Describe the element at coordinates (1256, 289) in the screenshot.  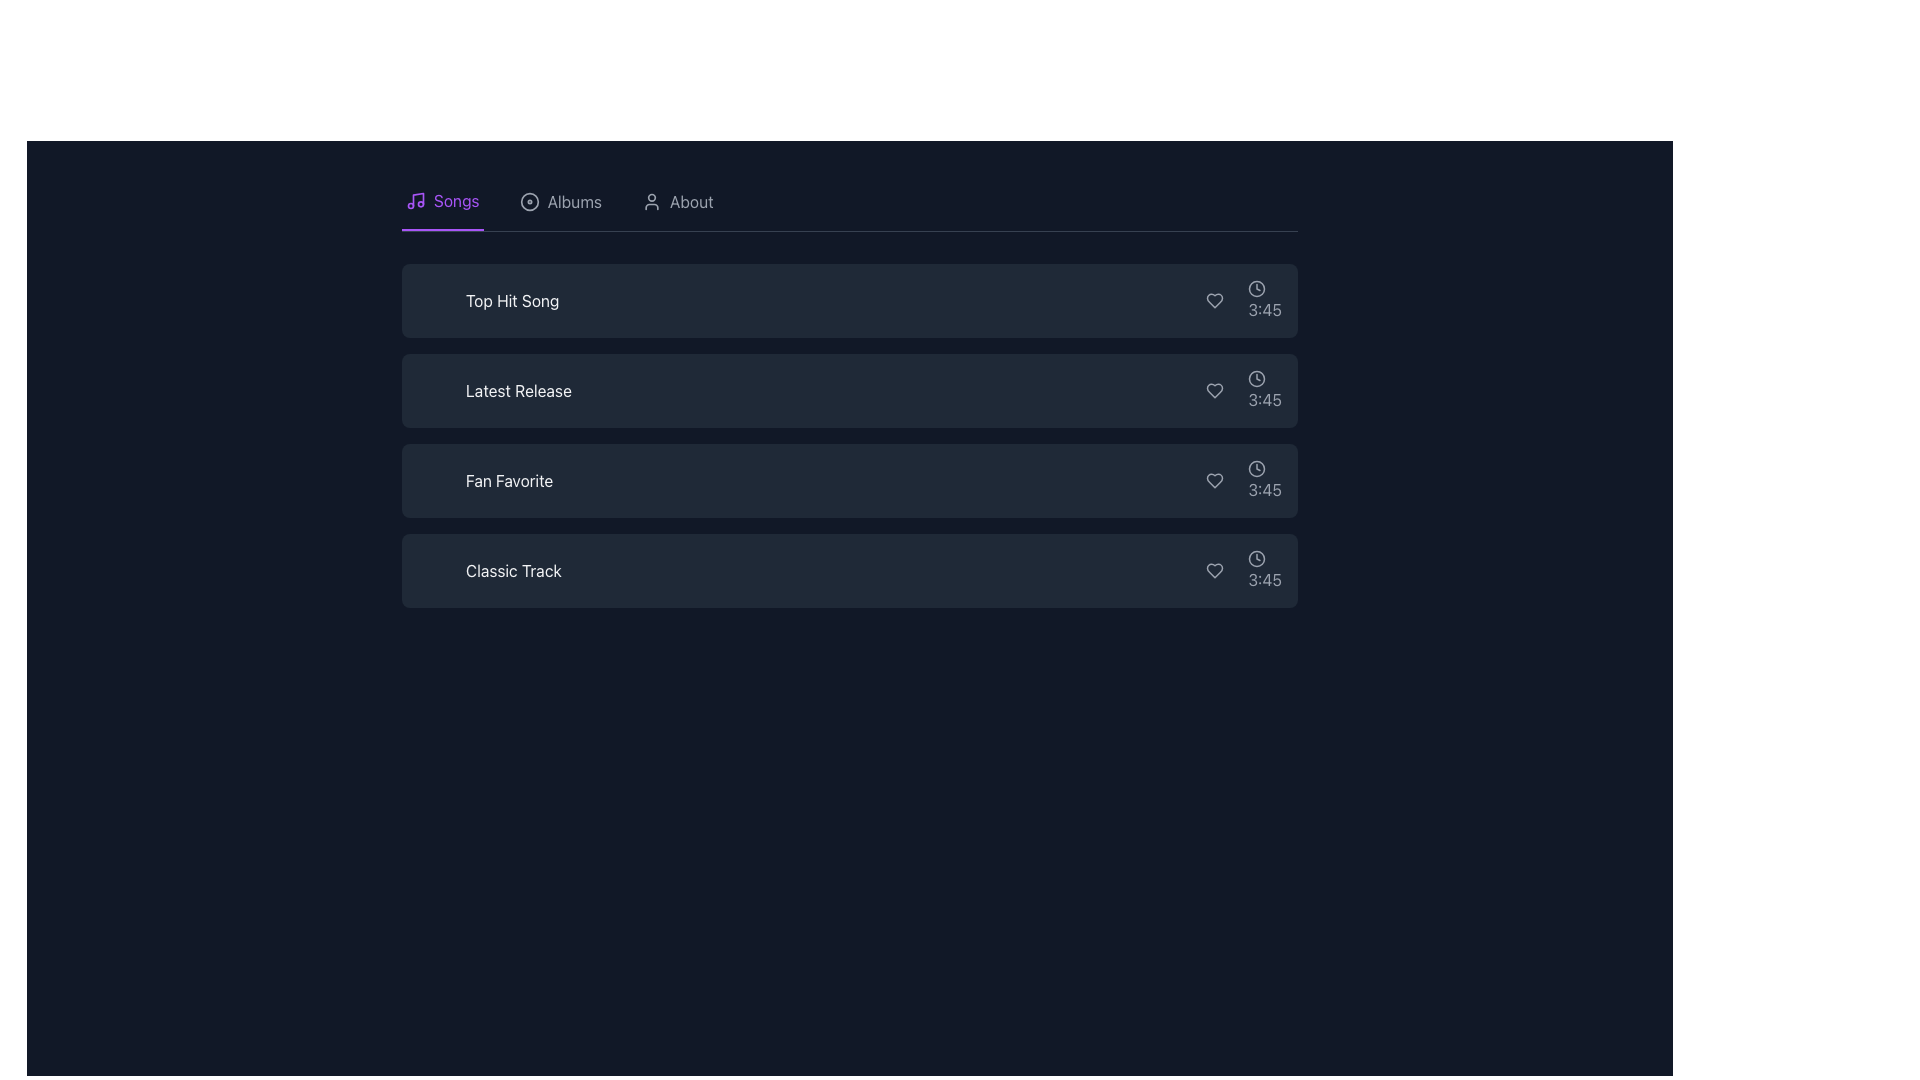
I see `the clock icon representing time, which visually indicates the duration '3:45' in the topmost row of the list` at that location.